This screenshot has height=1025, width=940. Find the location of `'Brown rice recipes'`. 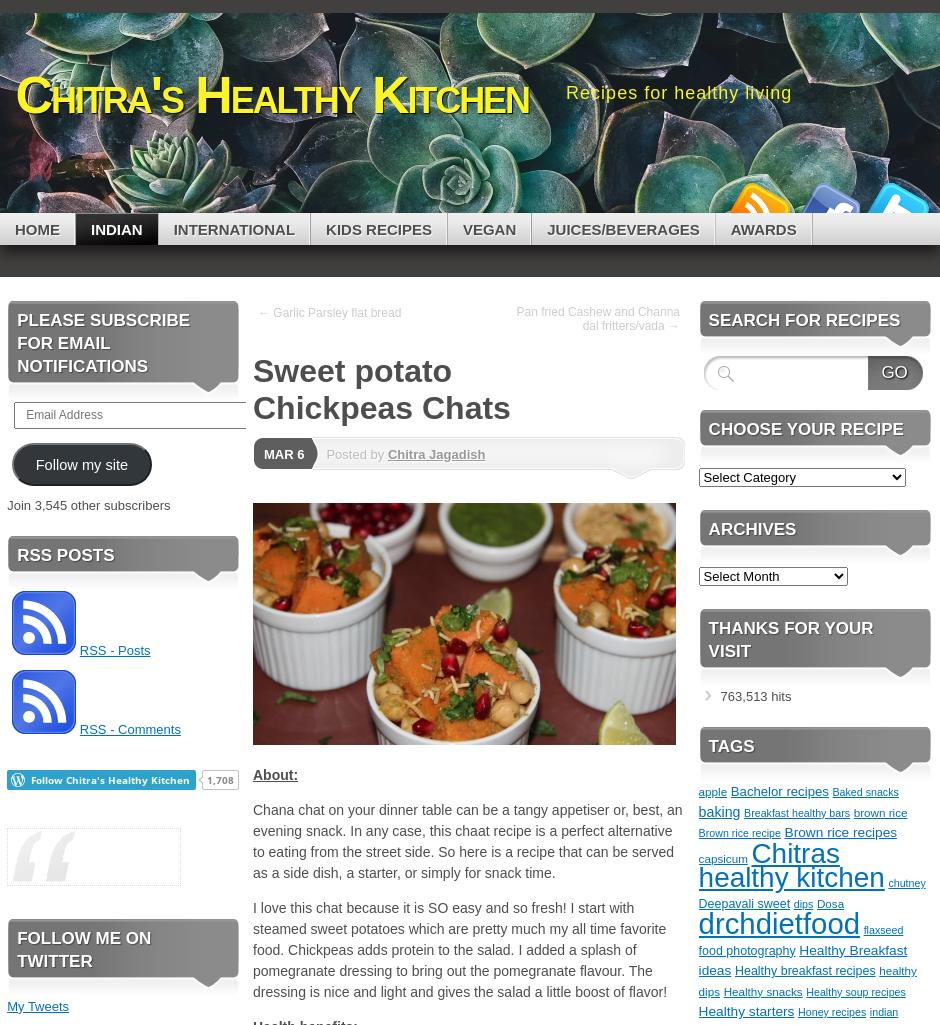

'Brown rice recipes' is located at coordinates (839, 831).